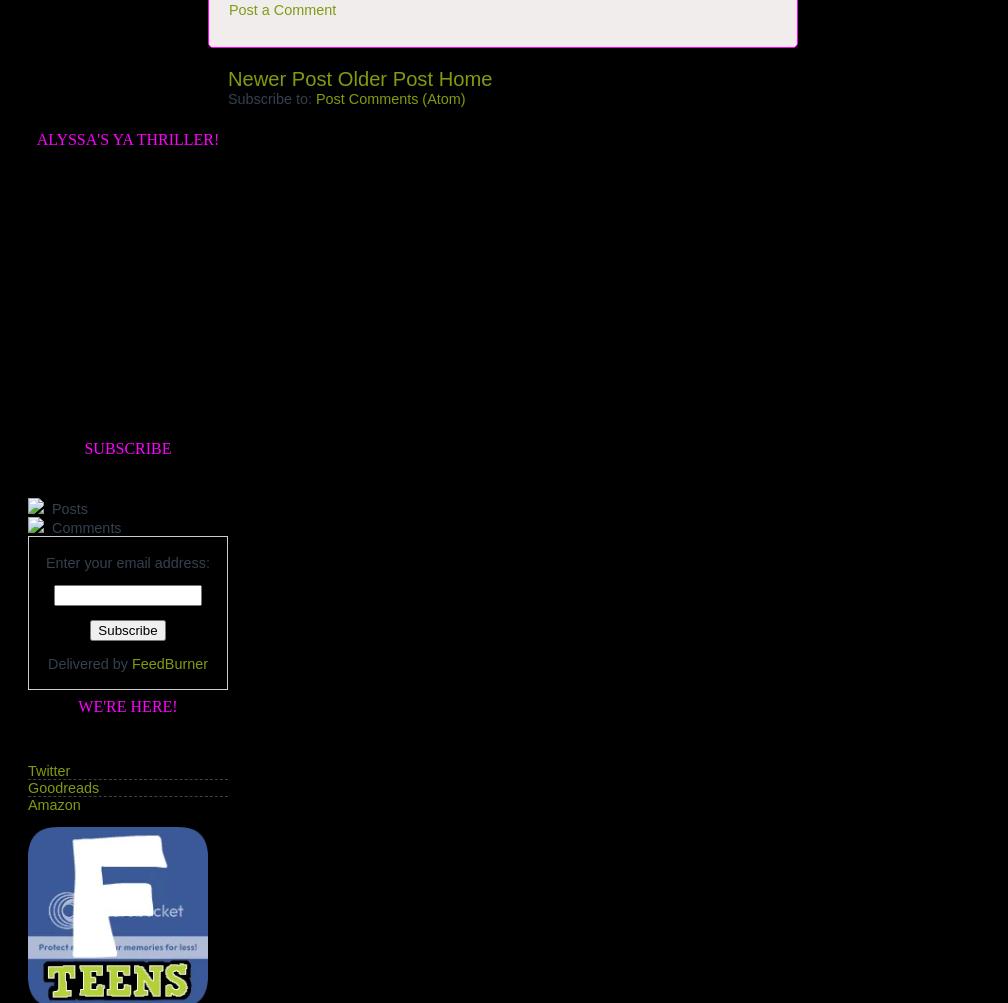 The image size is (1008, 1003). What do you see at coordinates (127, 560) in the screenshot?
I see `'Enter your email address:'` at bounding box center [127, 560].